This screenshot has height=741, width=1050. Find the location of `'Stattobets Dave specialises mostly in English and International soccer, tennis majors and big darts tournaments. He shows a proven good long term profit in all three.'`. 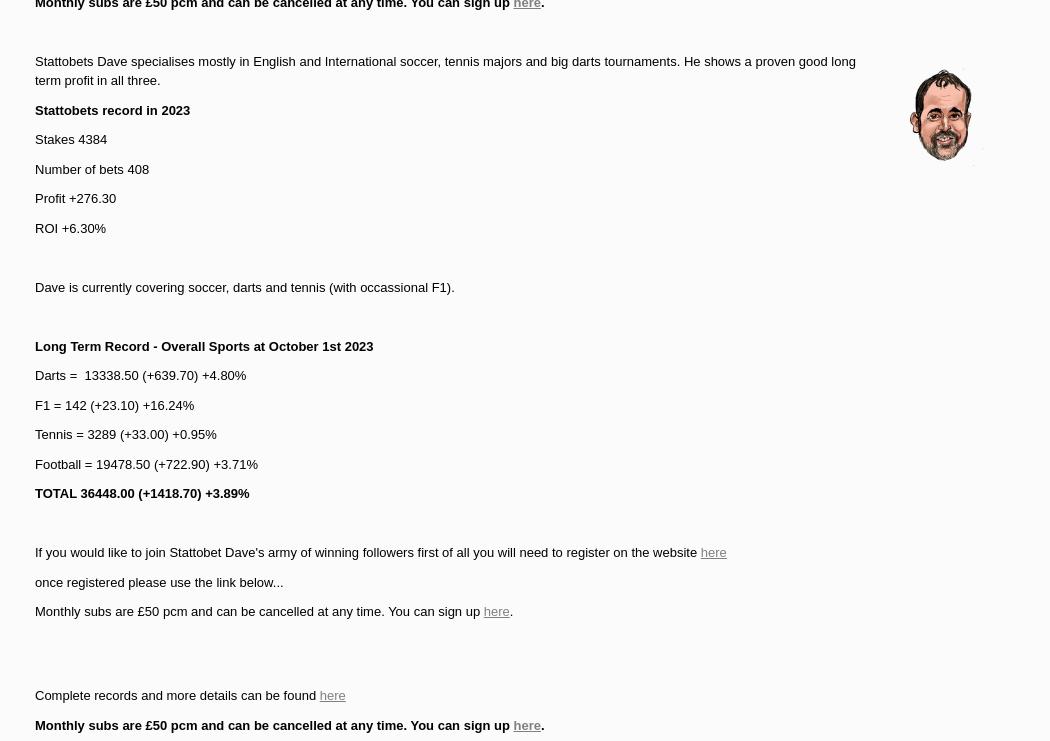

'Stattobets Dave specialises mostly in English and International soccer, tennis majors and big darts tournaments. He shows a proven good long term profit in all three.' is located at coordinates (34, 69).